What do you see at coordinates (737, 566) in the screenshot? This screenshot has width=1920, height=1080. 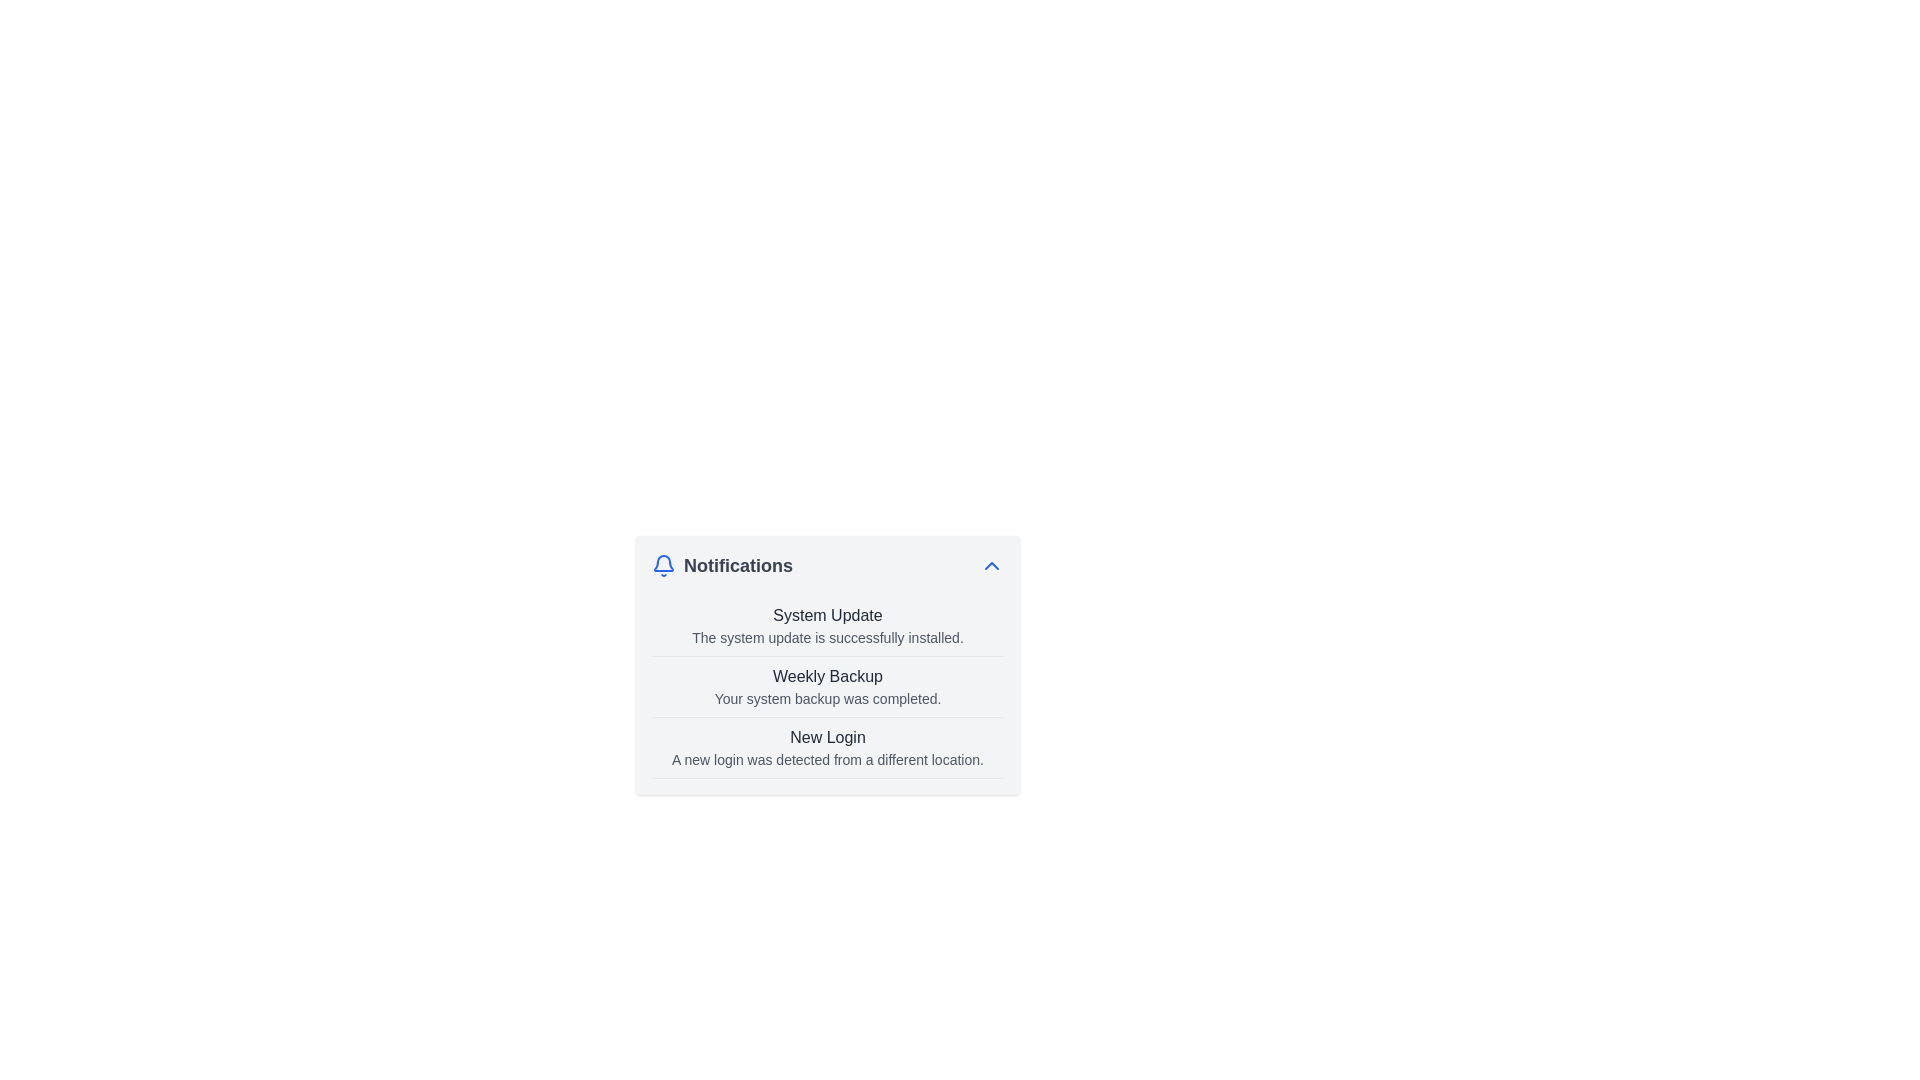 I see `text of the 'Notifications' label, which is a bold and large gray font prominently styled in the notification panel` at bounding box center [737, 566].